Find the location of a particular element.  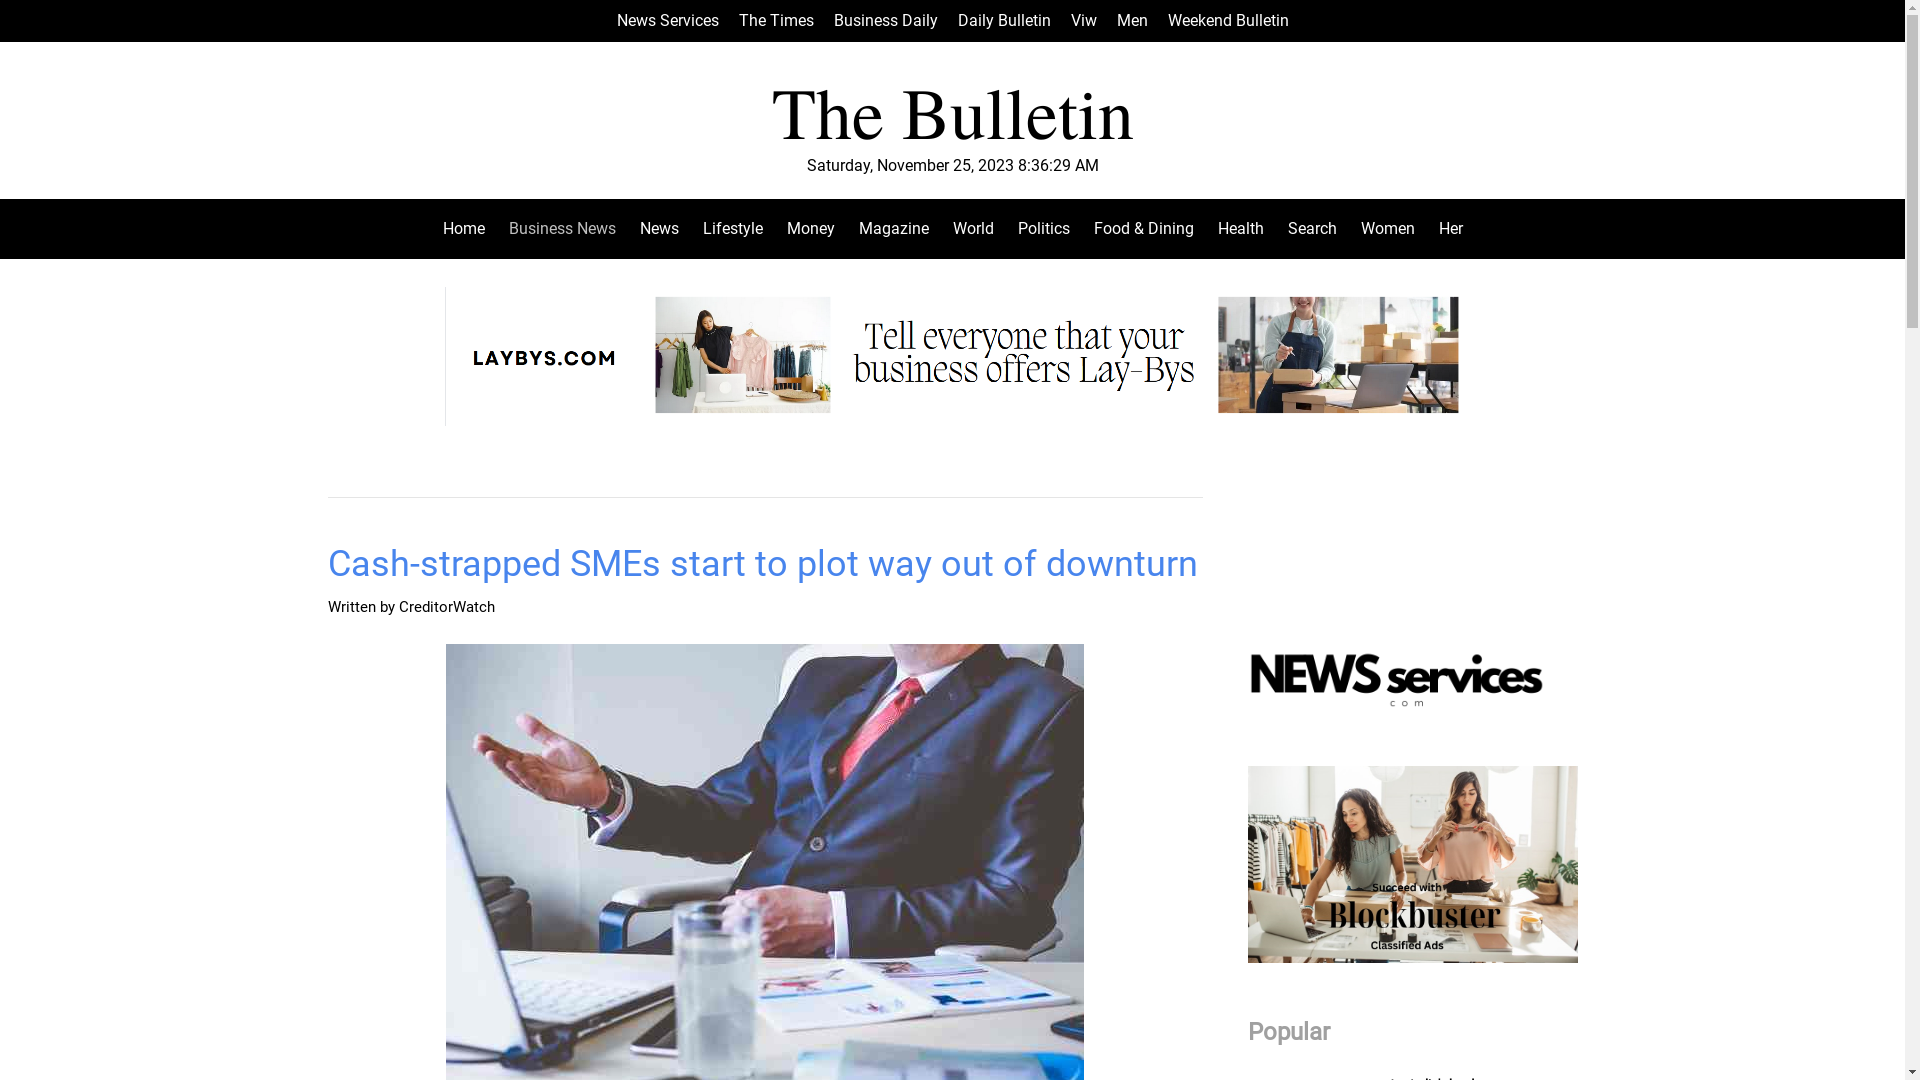

'The Times' is located at coordinates (774, 20).